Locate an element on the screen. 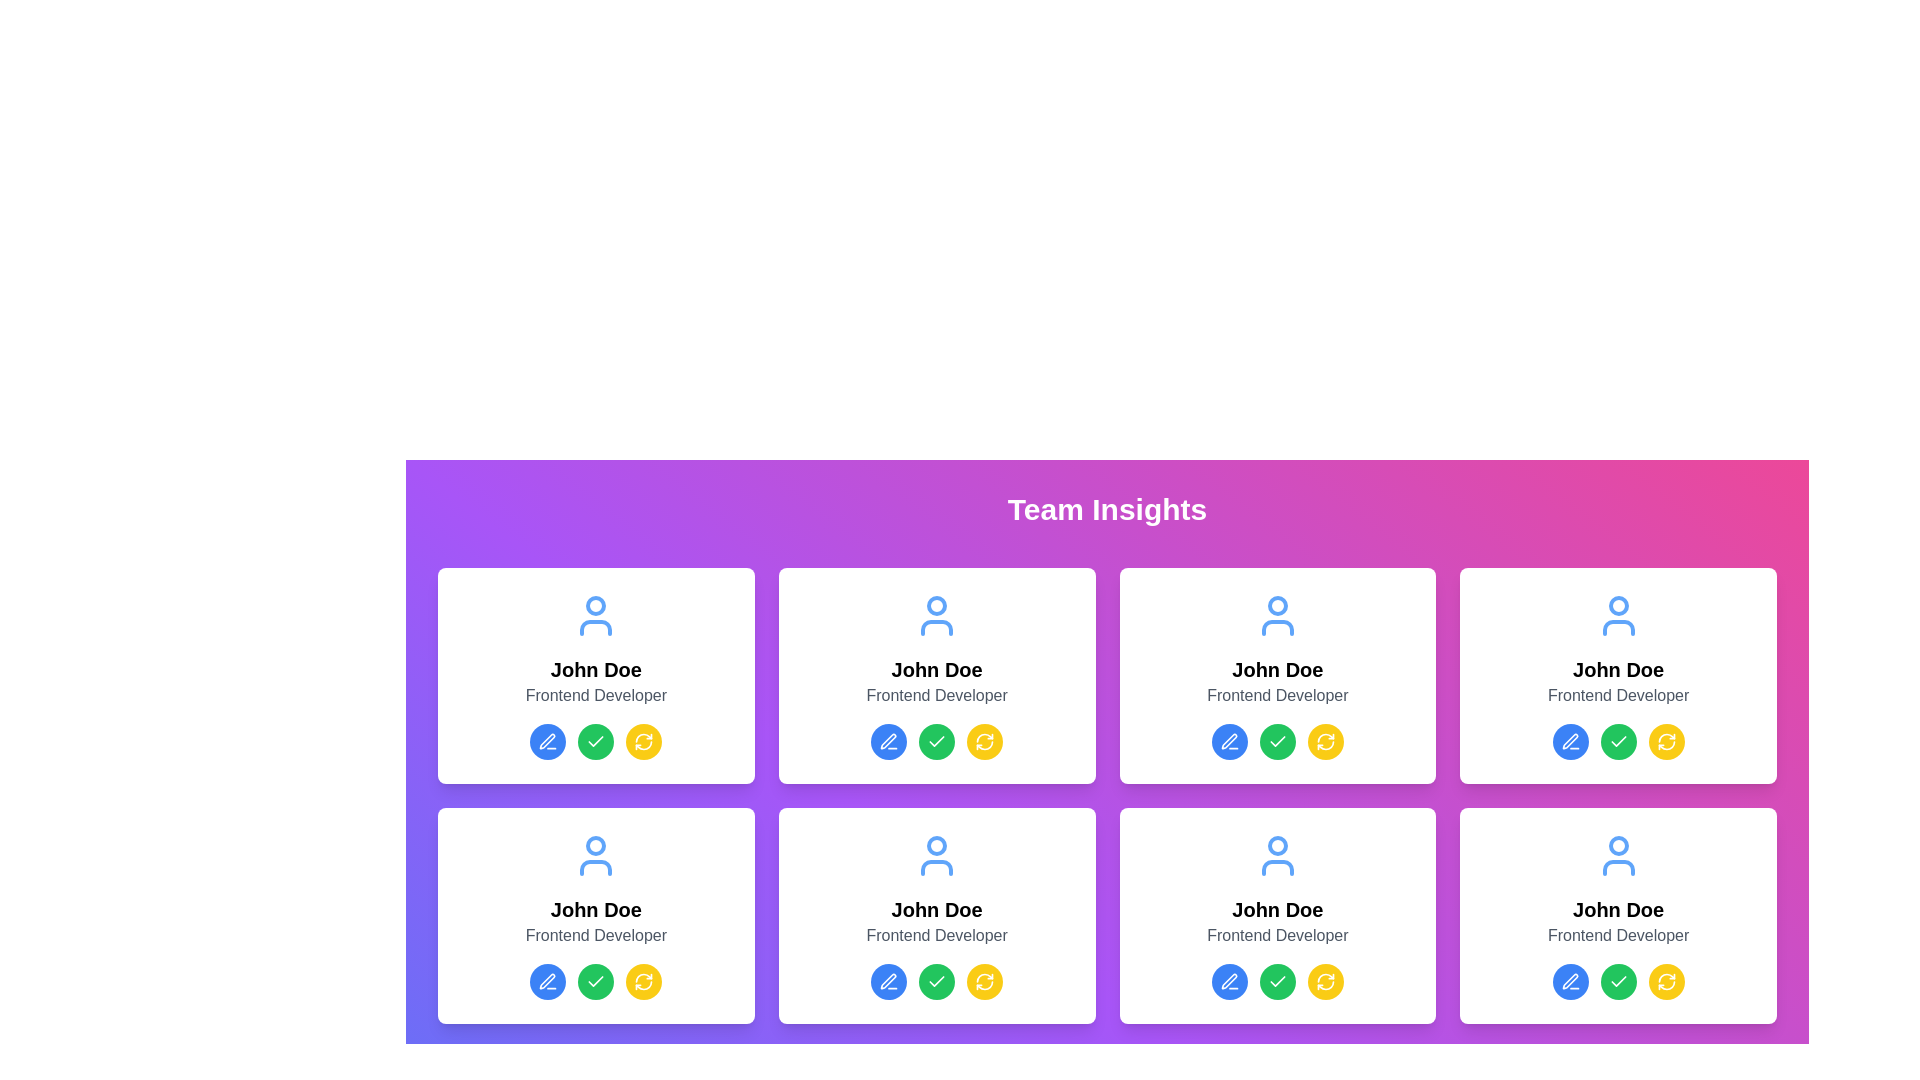 The width and height of the screenshot is (1920, 1080). the user profile icon located at the top center of the card, directly above the text 'John Doe' is located at coordinates (595, 615).